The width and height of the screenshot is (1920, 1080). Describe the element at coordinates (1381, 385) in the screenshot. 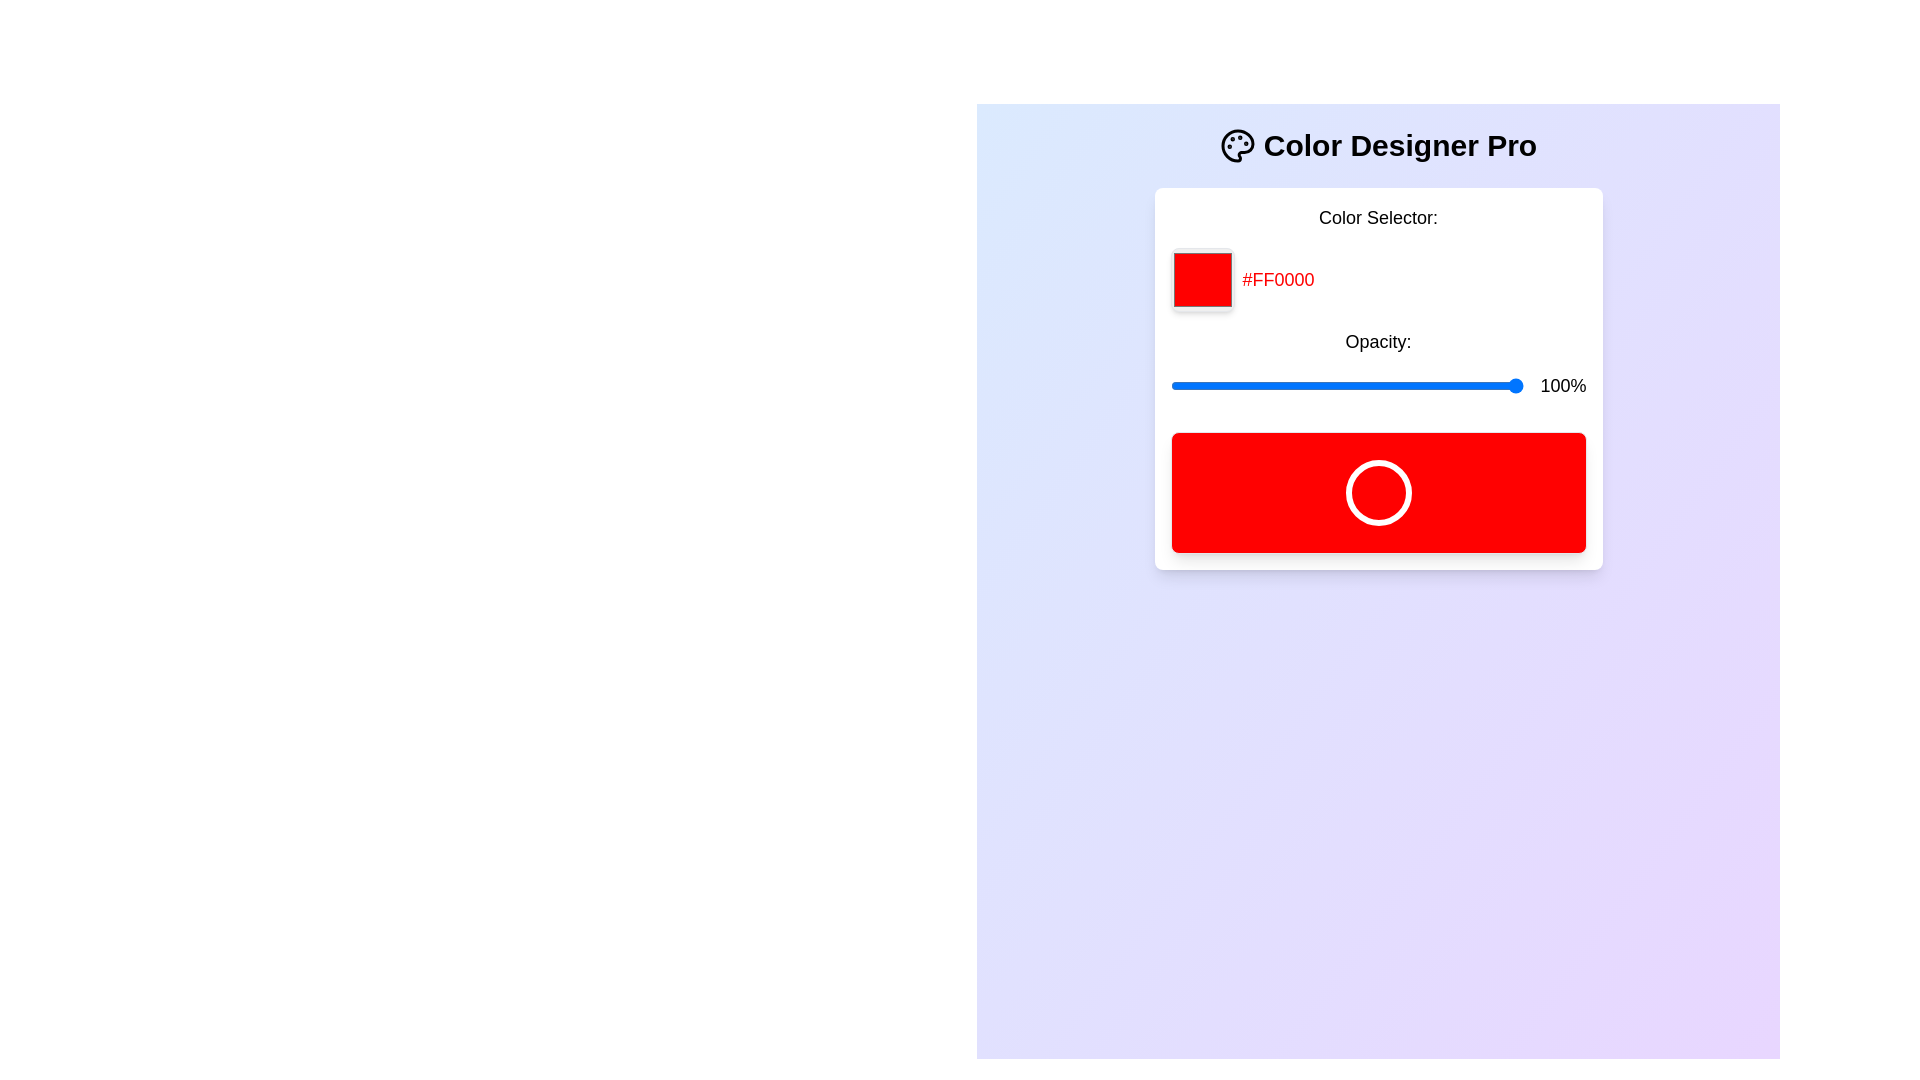

I see `opacity` at that location.